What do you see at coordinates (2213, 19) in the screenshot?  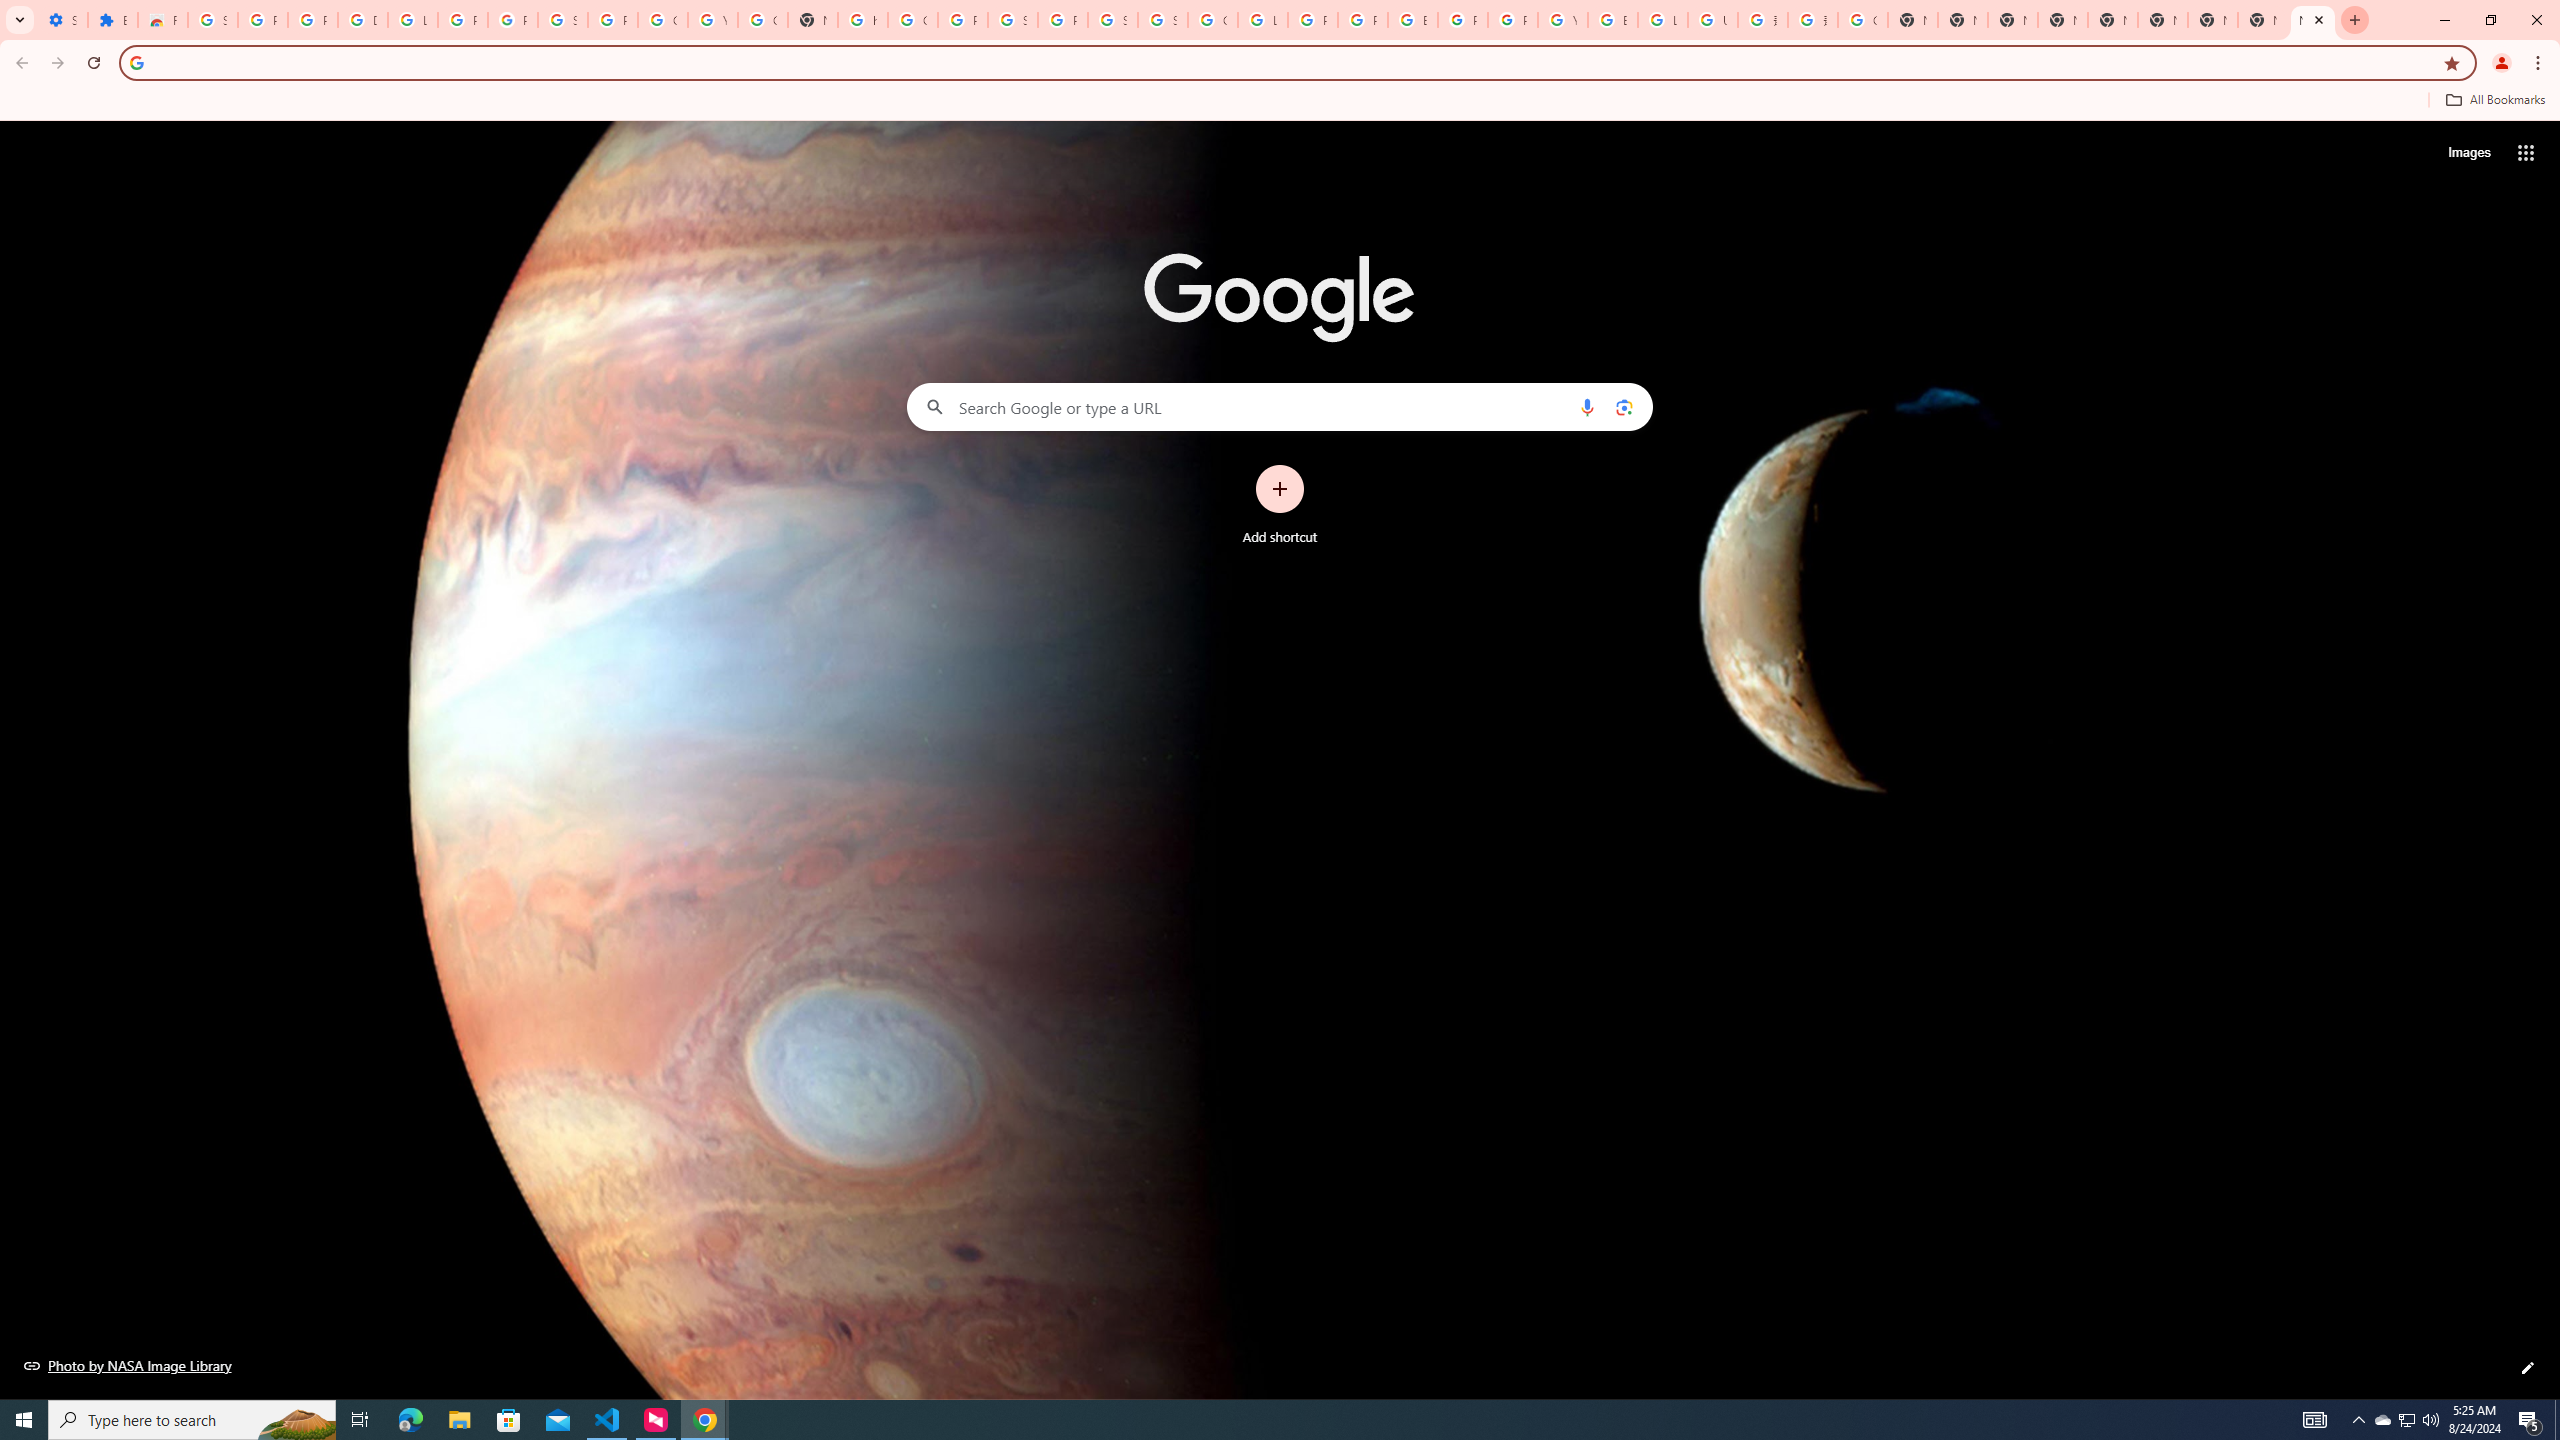 I see `'New Tab'` at bounding box center [2213, 19].